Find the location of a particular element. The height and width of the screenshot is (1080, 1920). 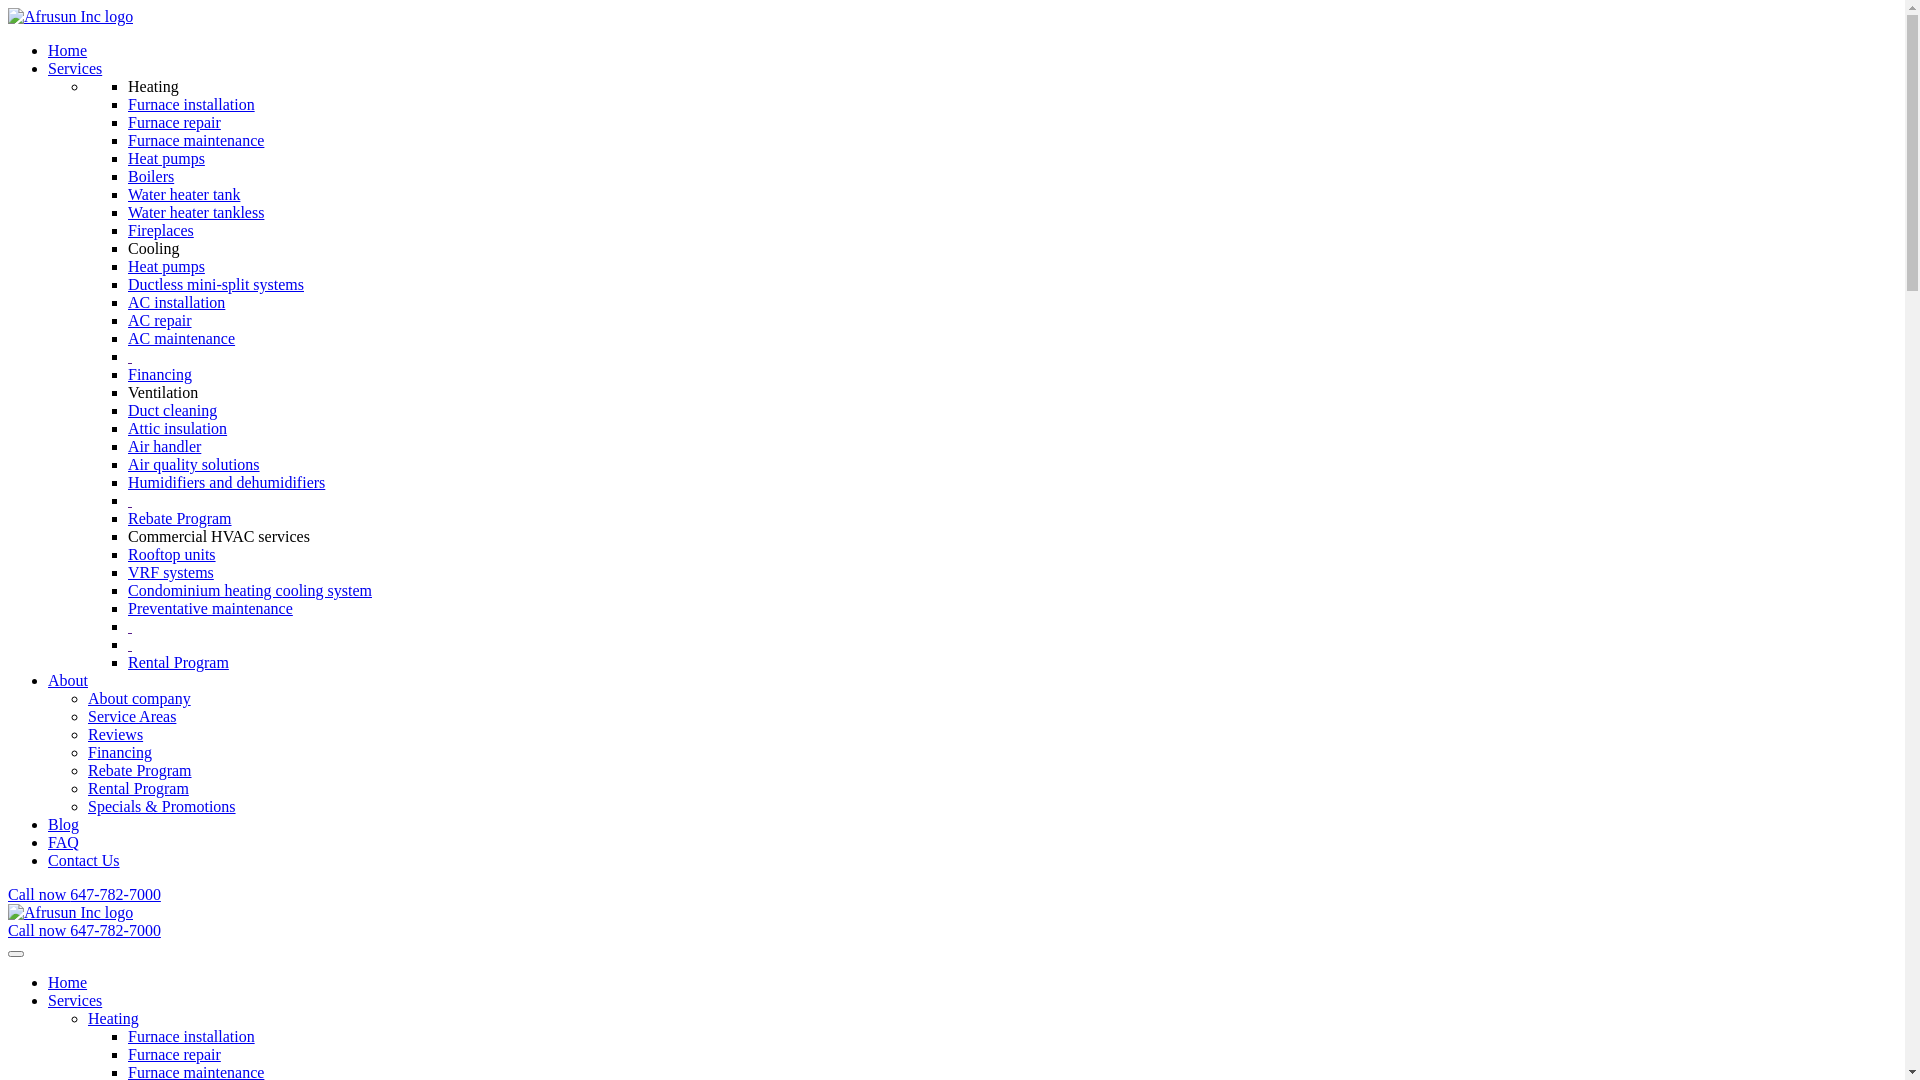

'Contact Us' is located at coordinates (82, 859).